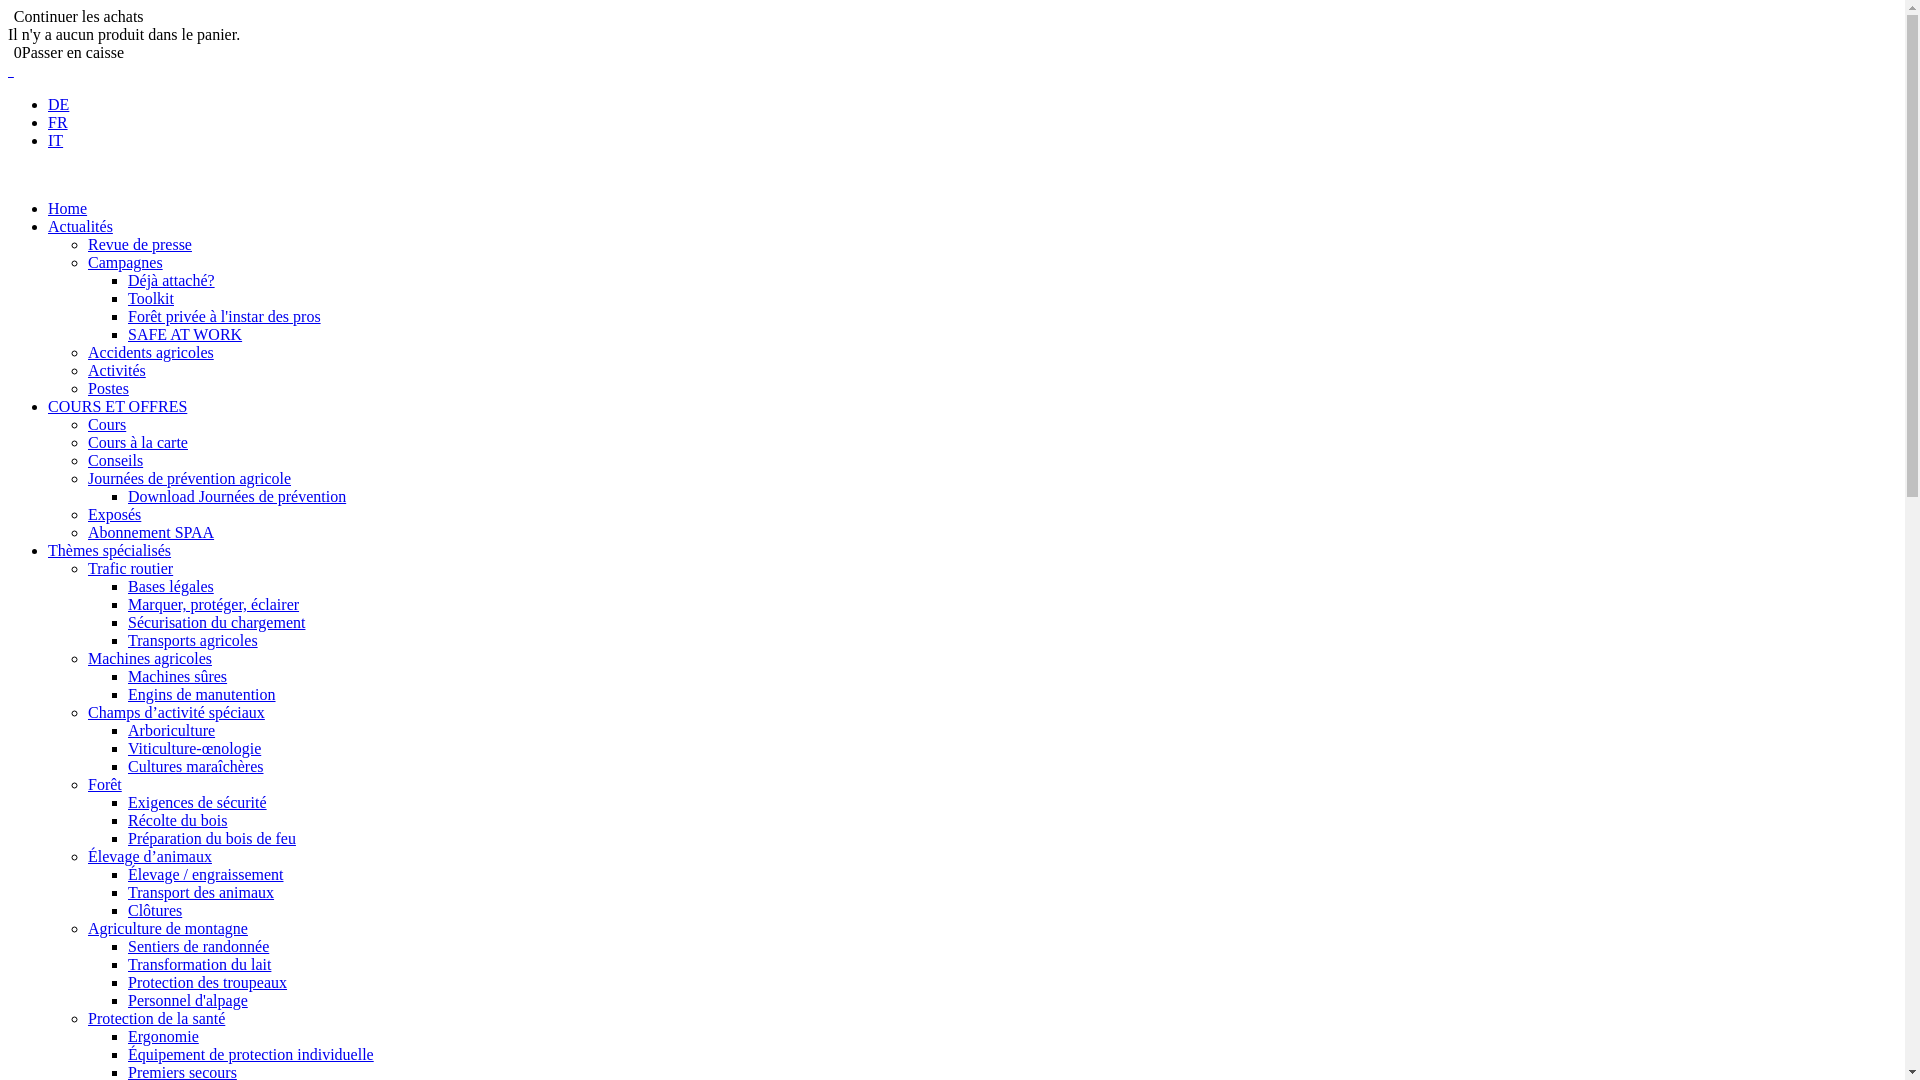 This screenshot has height=1080, width=1920. Describe the element at coordinates (86, 351) in the screenshot. I see `'Accidents agricoles'` at that location.